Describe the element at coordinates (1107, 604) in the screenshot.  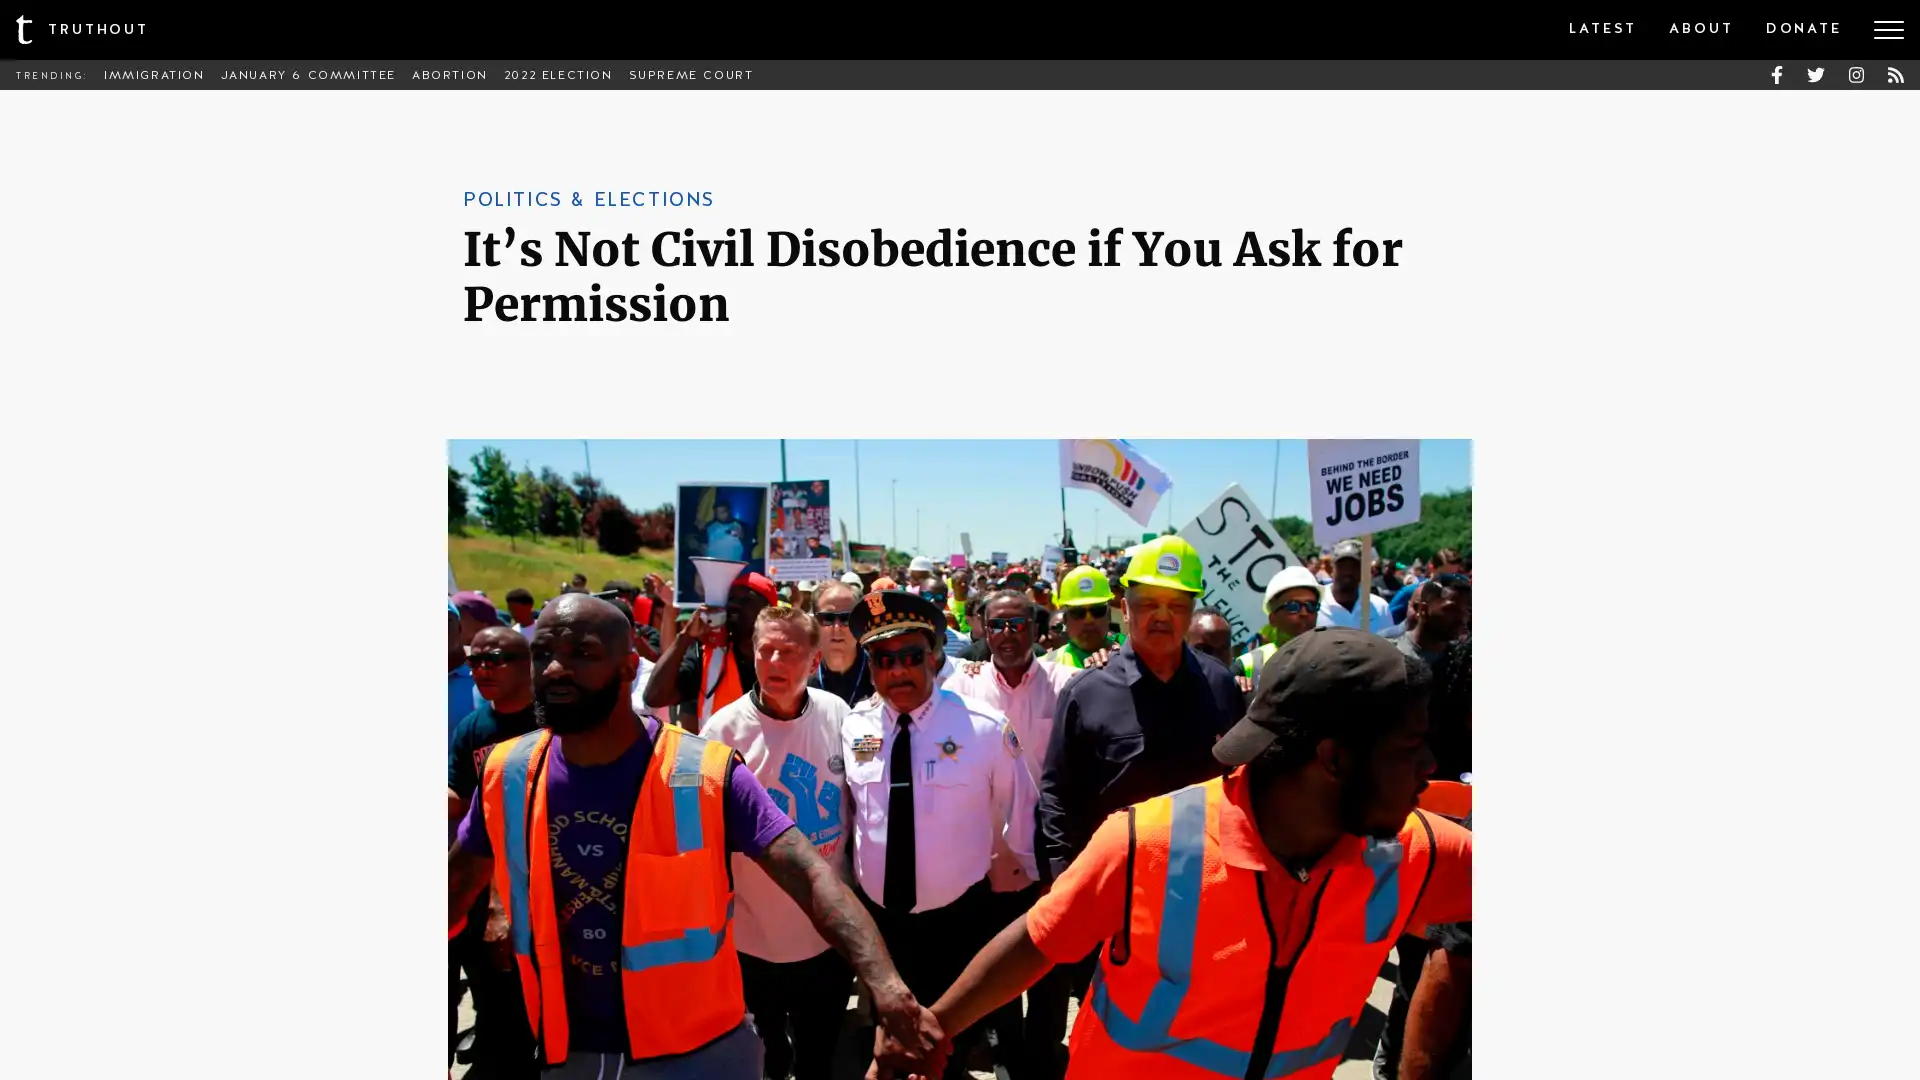
I see `Subscribe` at that location.